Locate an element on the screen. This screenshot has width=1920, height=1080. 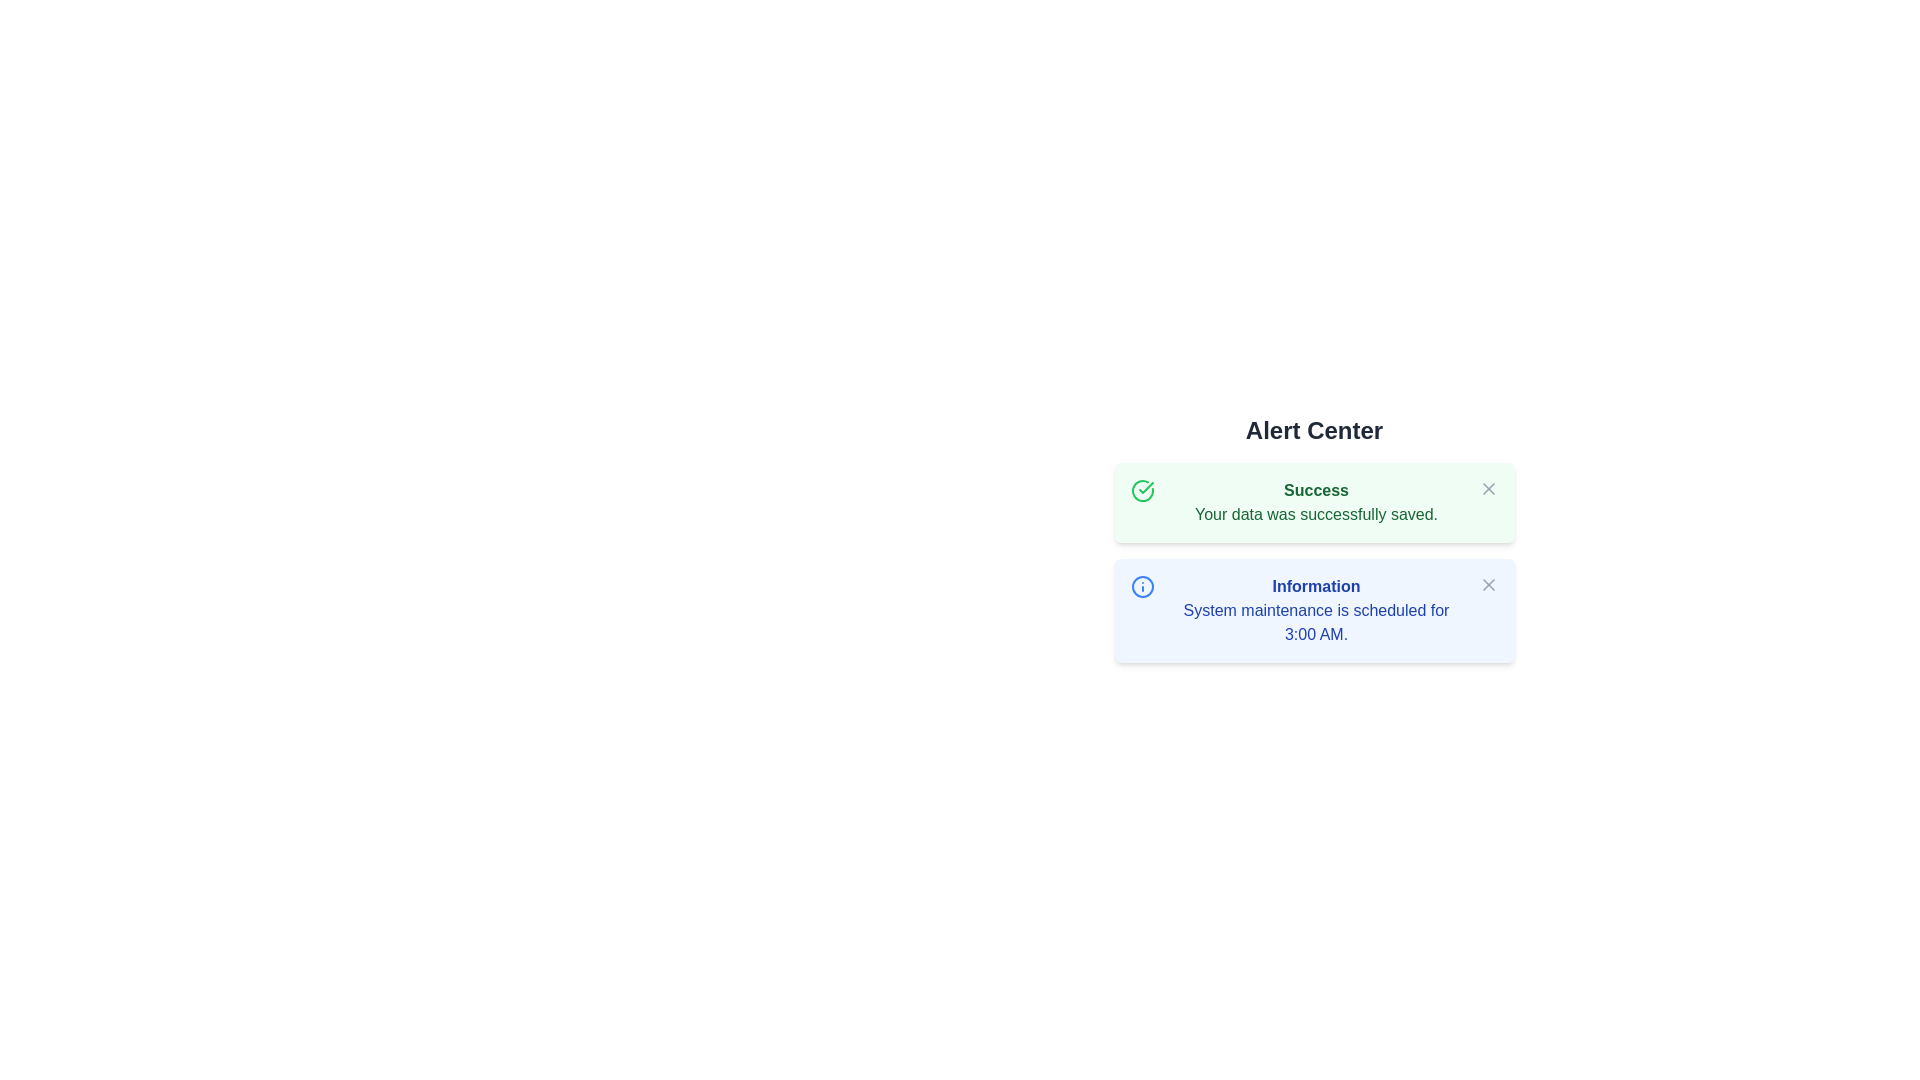
the success icon located in the upper-left part of the green notification box that indicates successful completion of data saving is located at coordinates (1142, 490).